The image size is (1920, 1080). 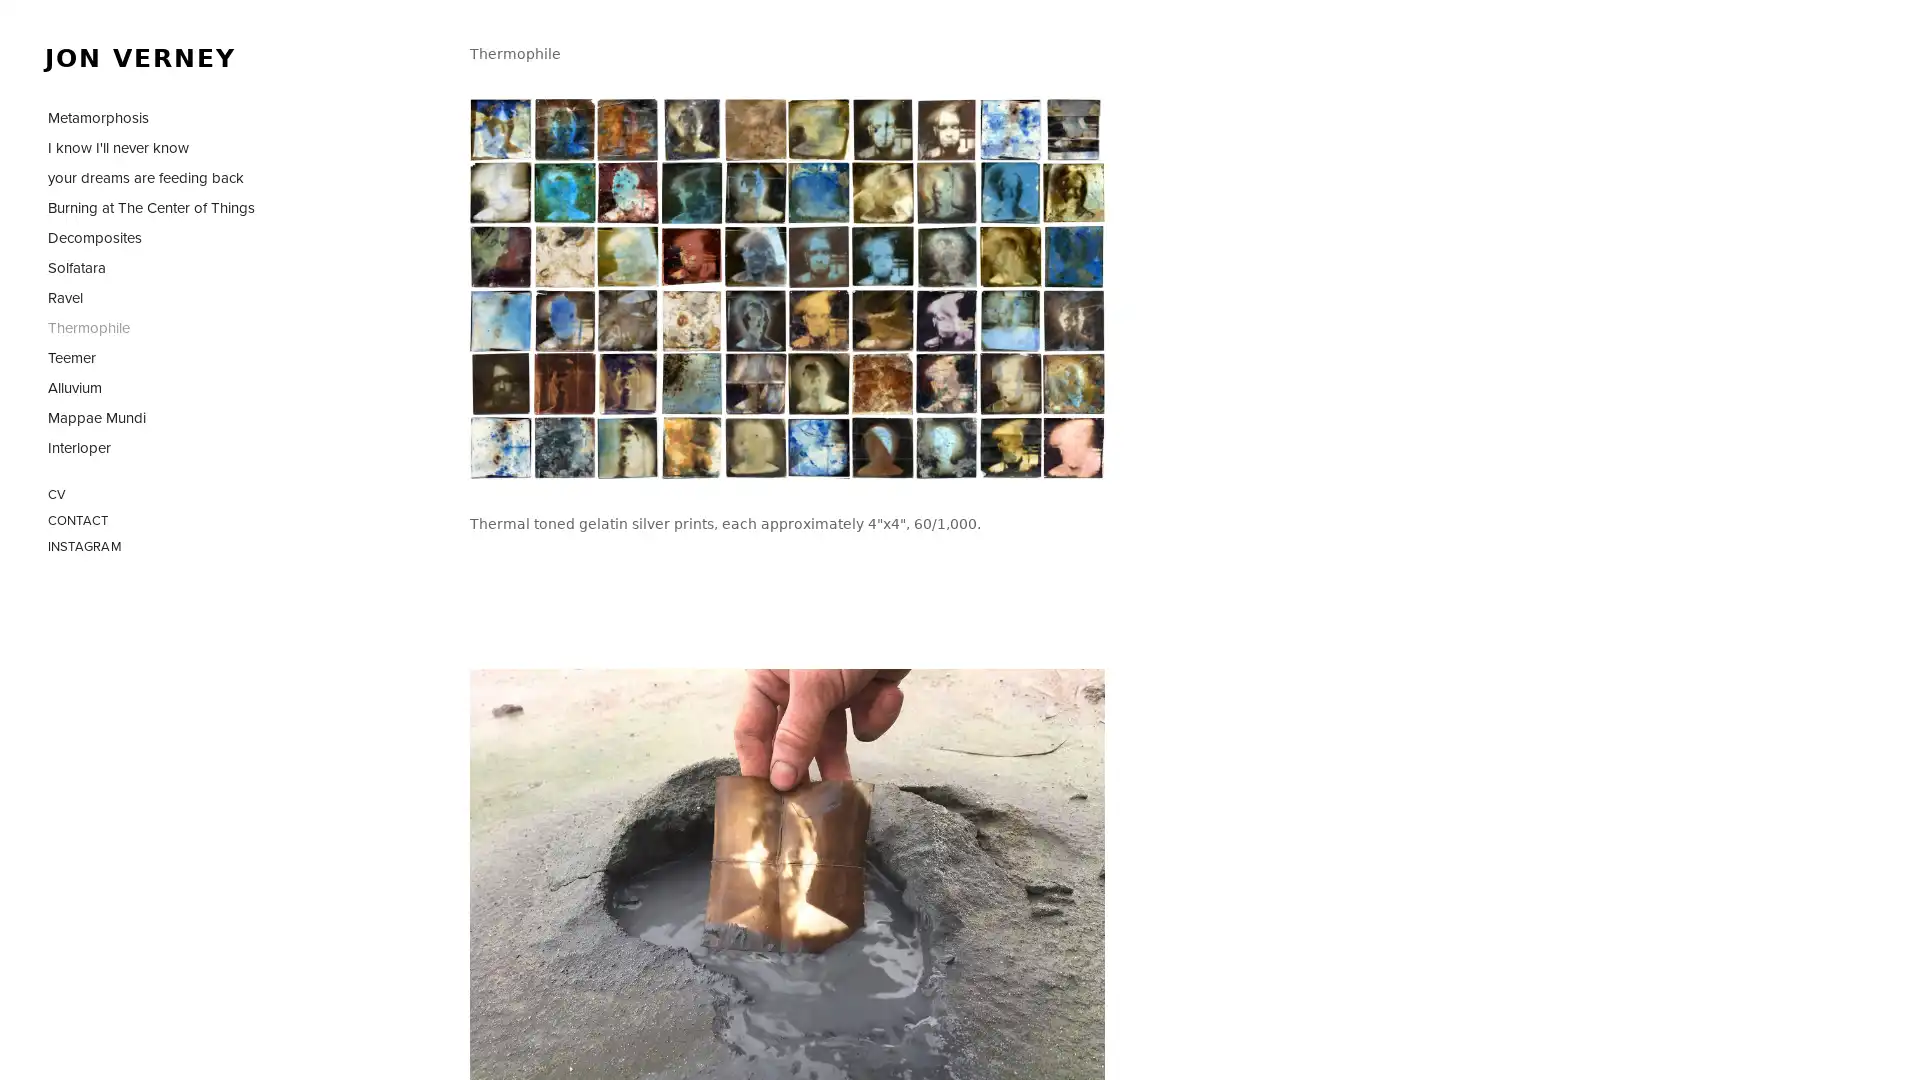 What do you see at coordinates (944, 192) in the screenshot?
I see `View fullsize jon_verney_thermophile_44.jpg` at bounding box center [944, 192].